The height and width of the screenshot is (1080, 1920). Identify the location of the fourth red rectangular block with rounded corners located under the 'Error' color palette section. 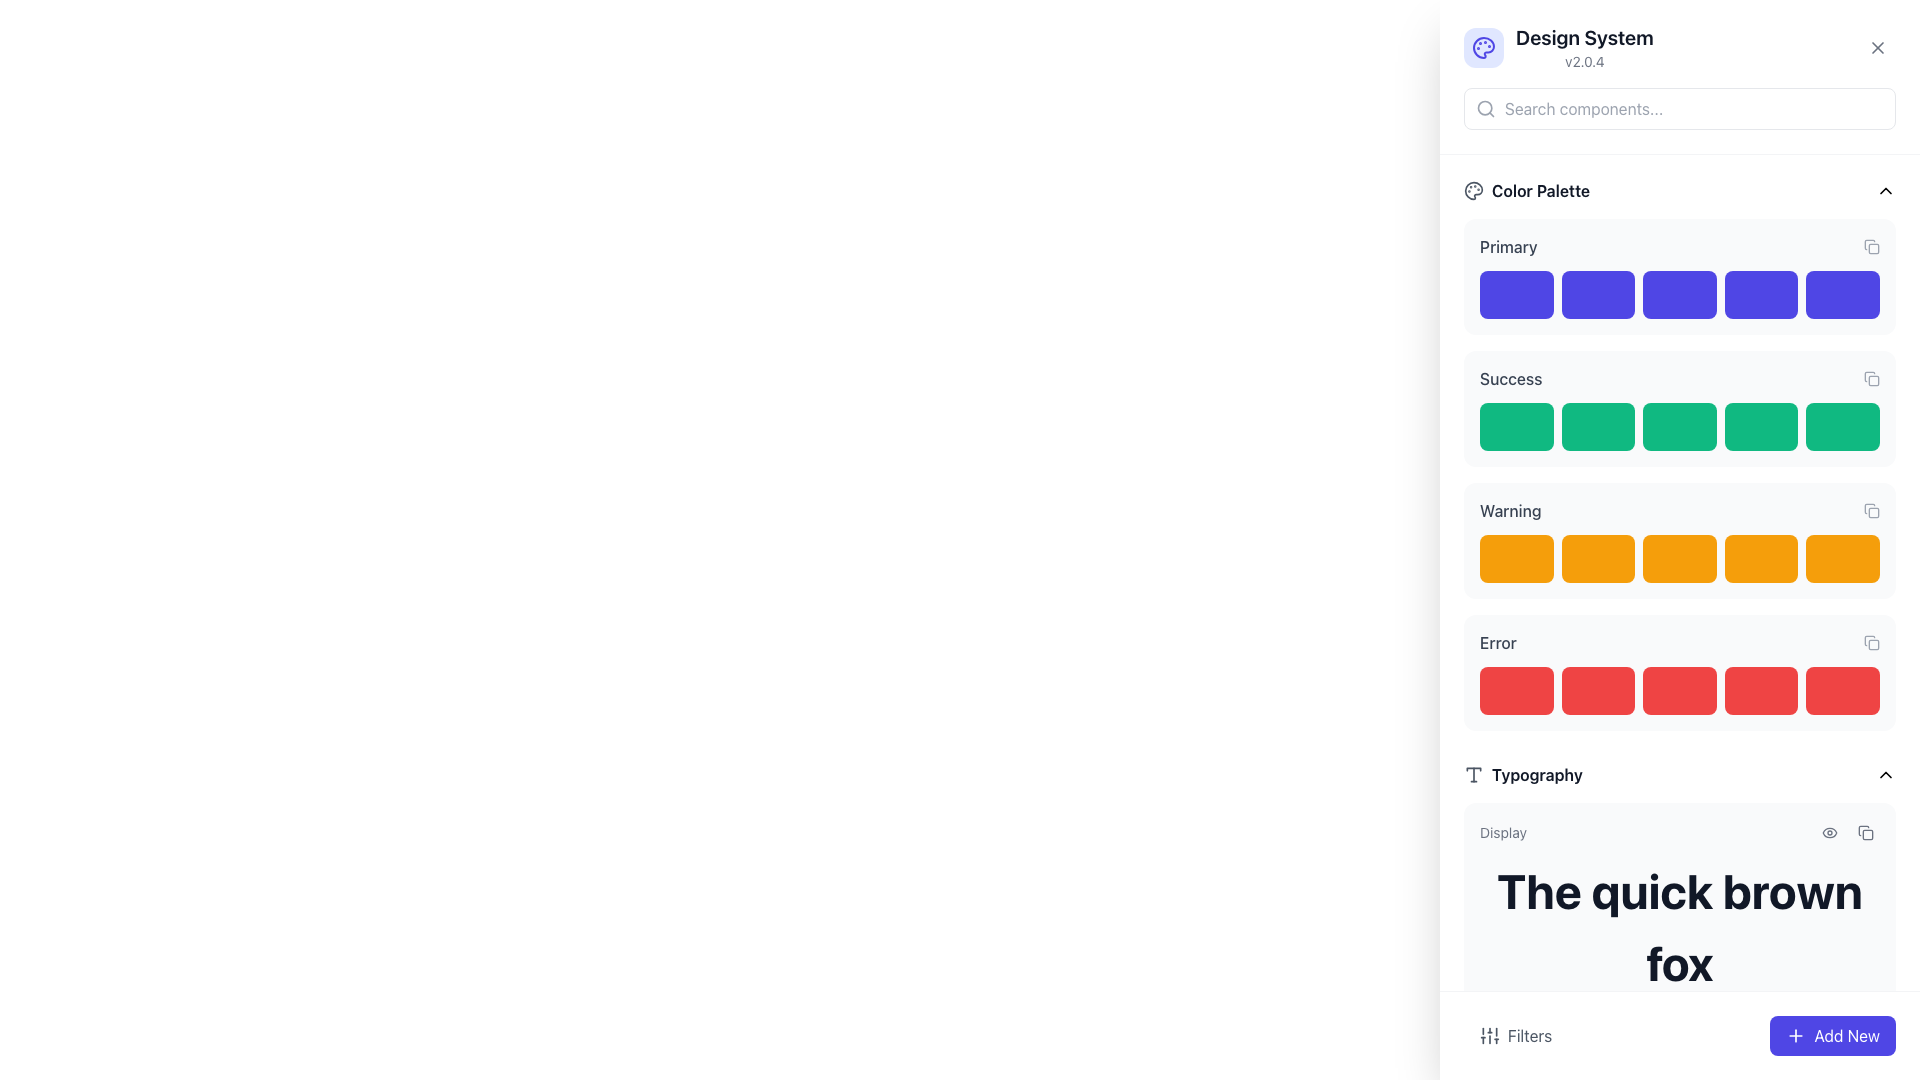
(1761, 689).